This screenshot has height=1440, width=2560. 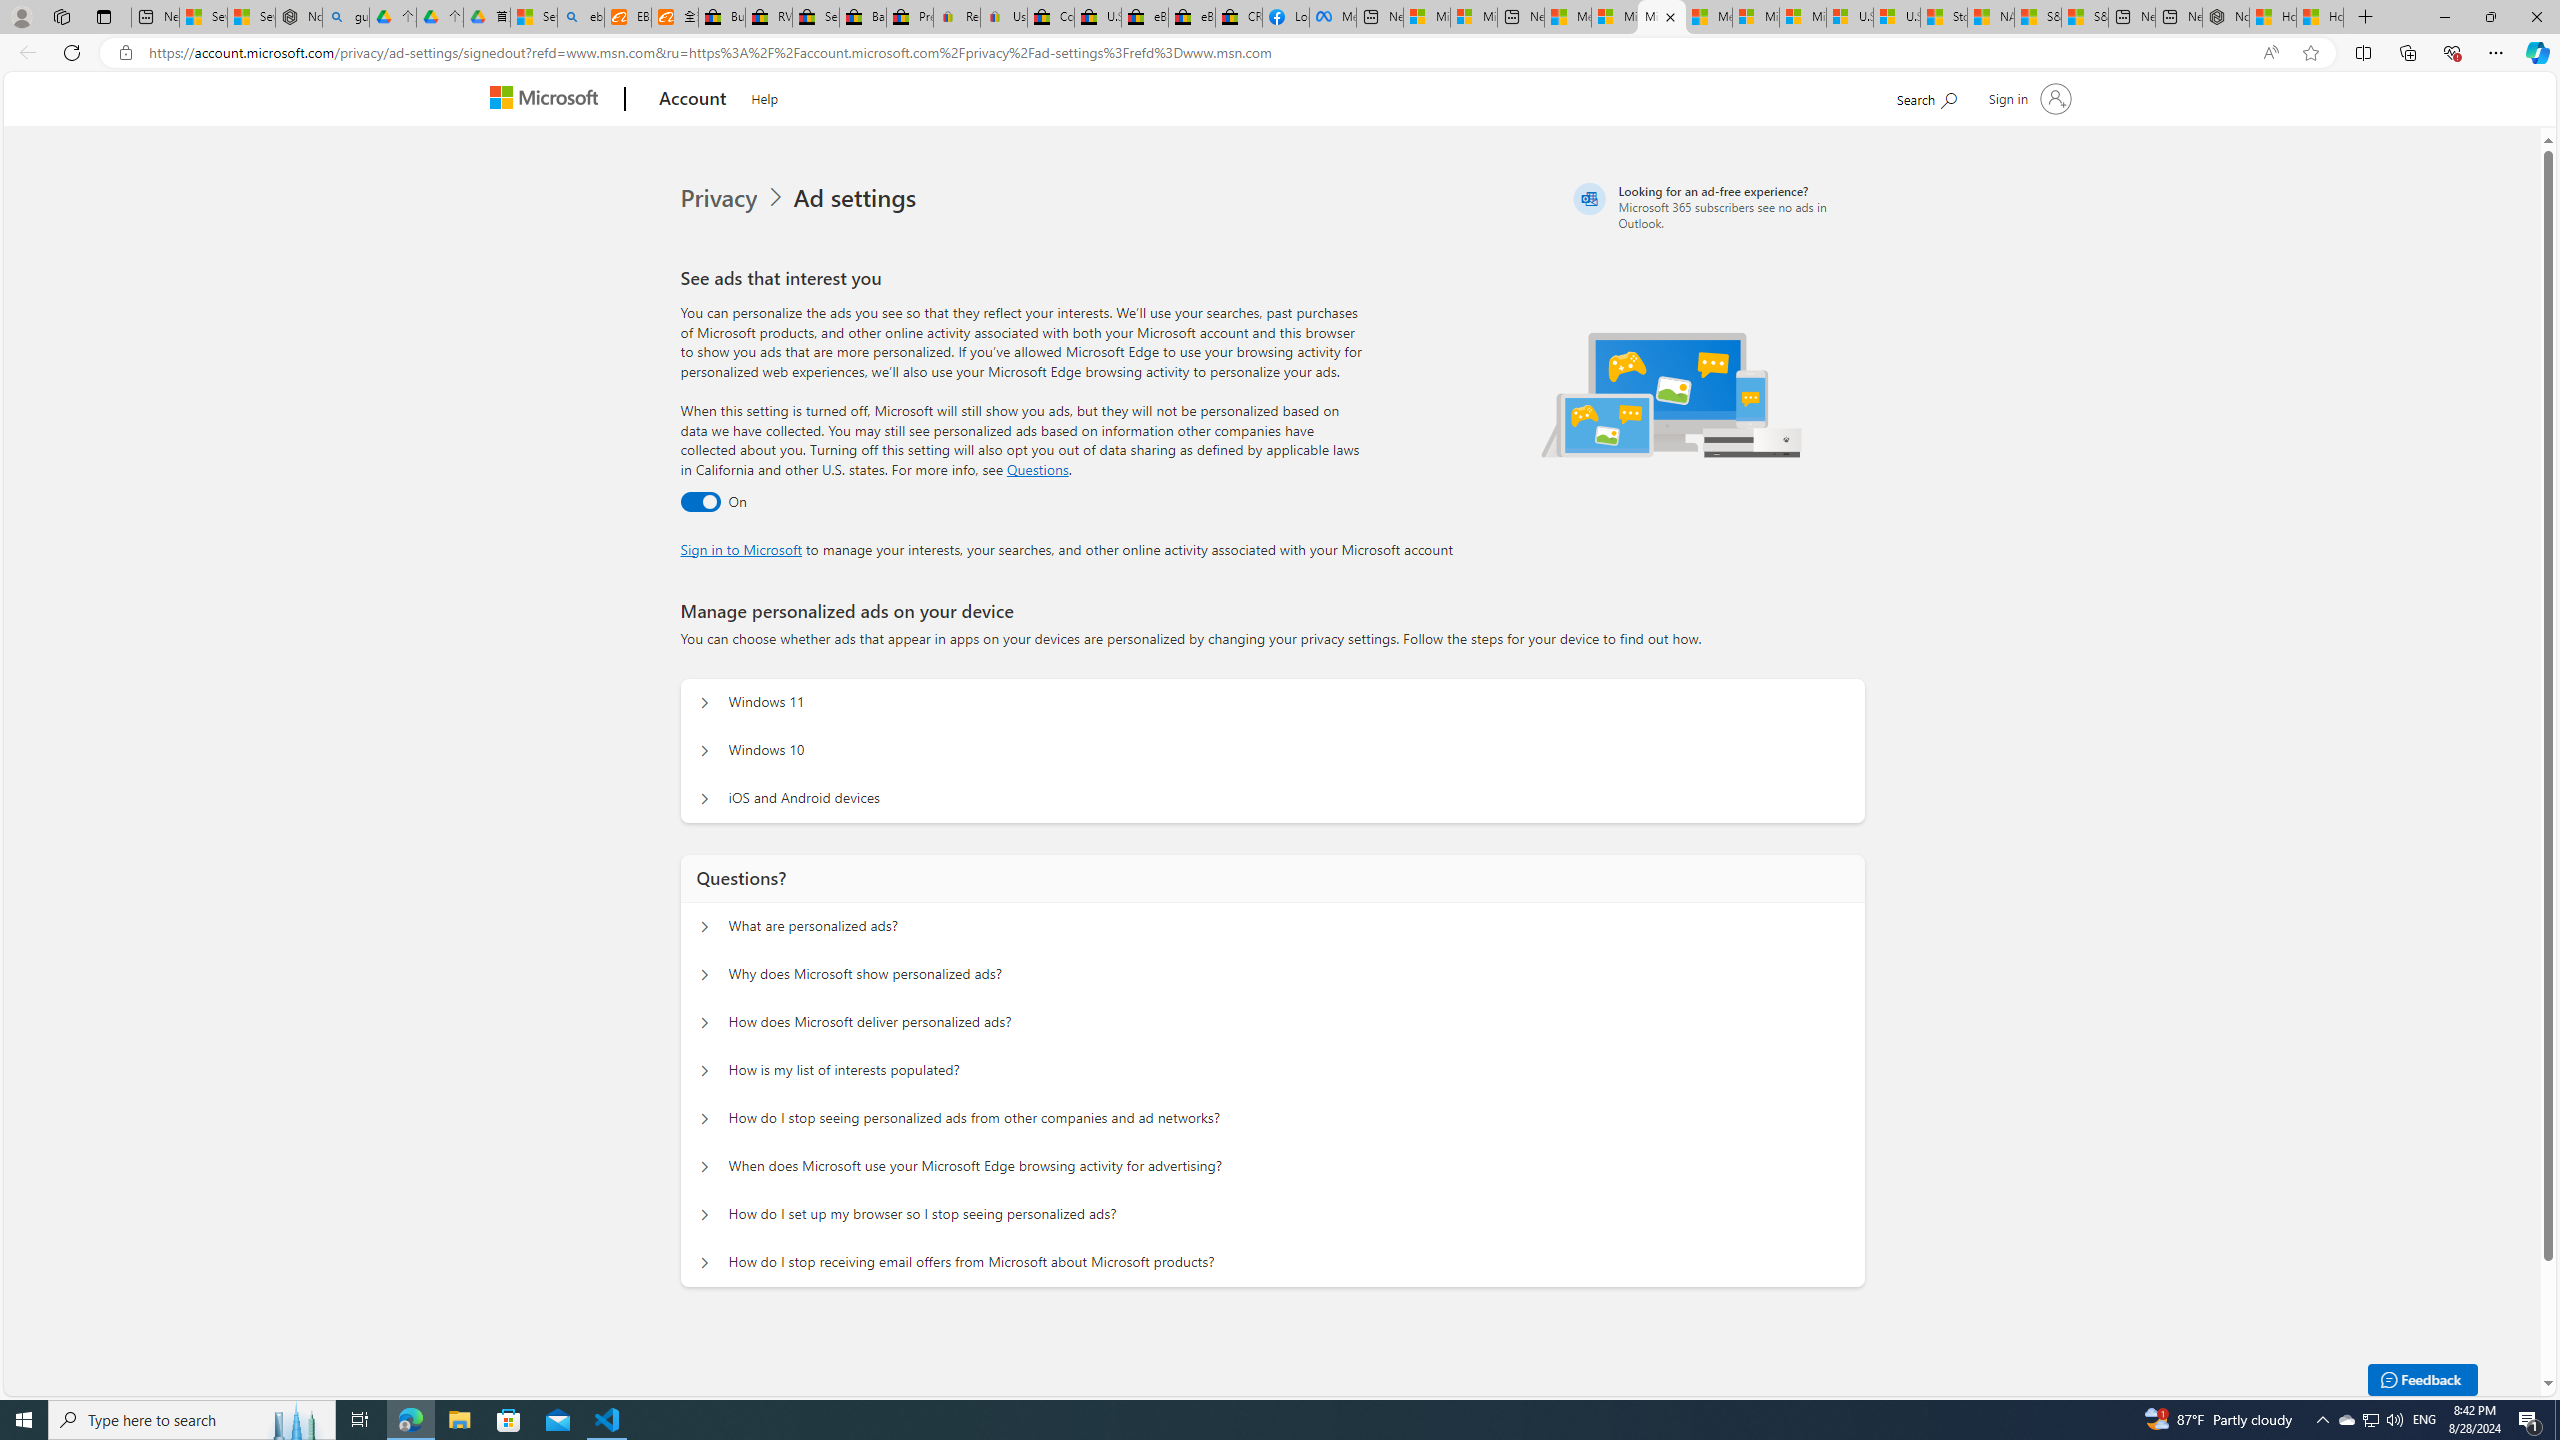 I want to click on 'Press Room - eBay Inc.', so click(x=909, y=16).